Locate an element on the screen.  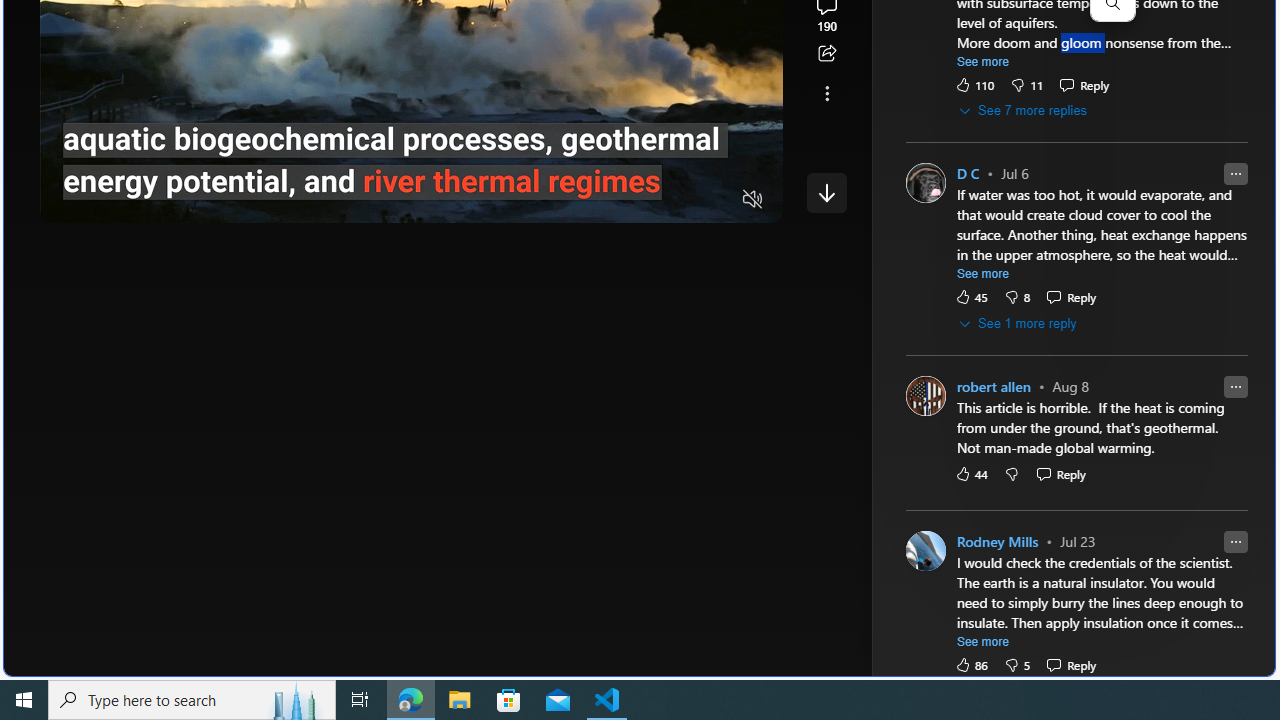
'110 Like' is located at coordinates (974, 83).